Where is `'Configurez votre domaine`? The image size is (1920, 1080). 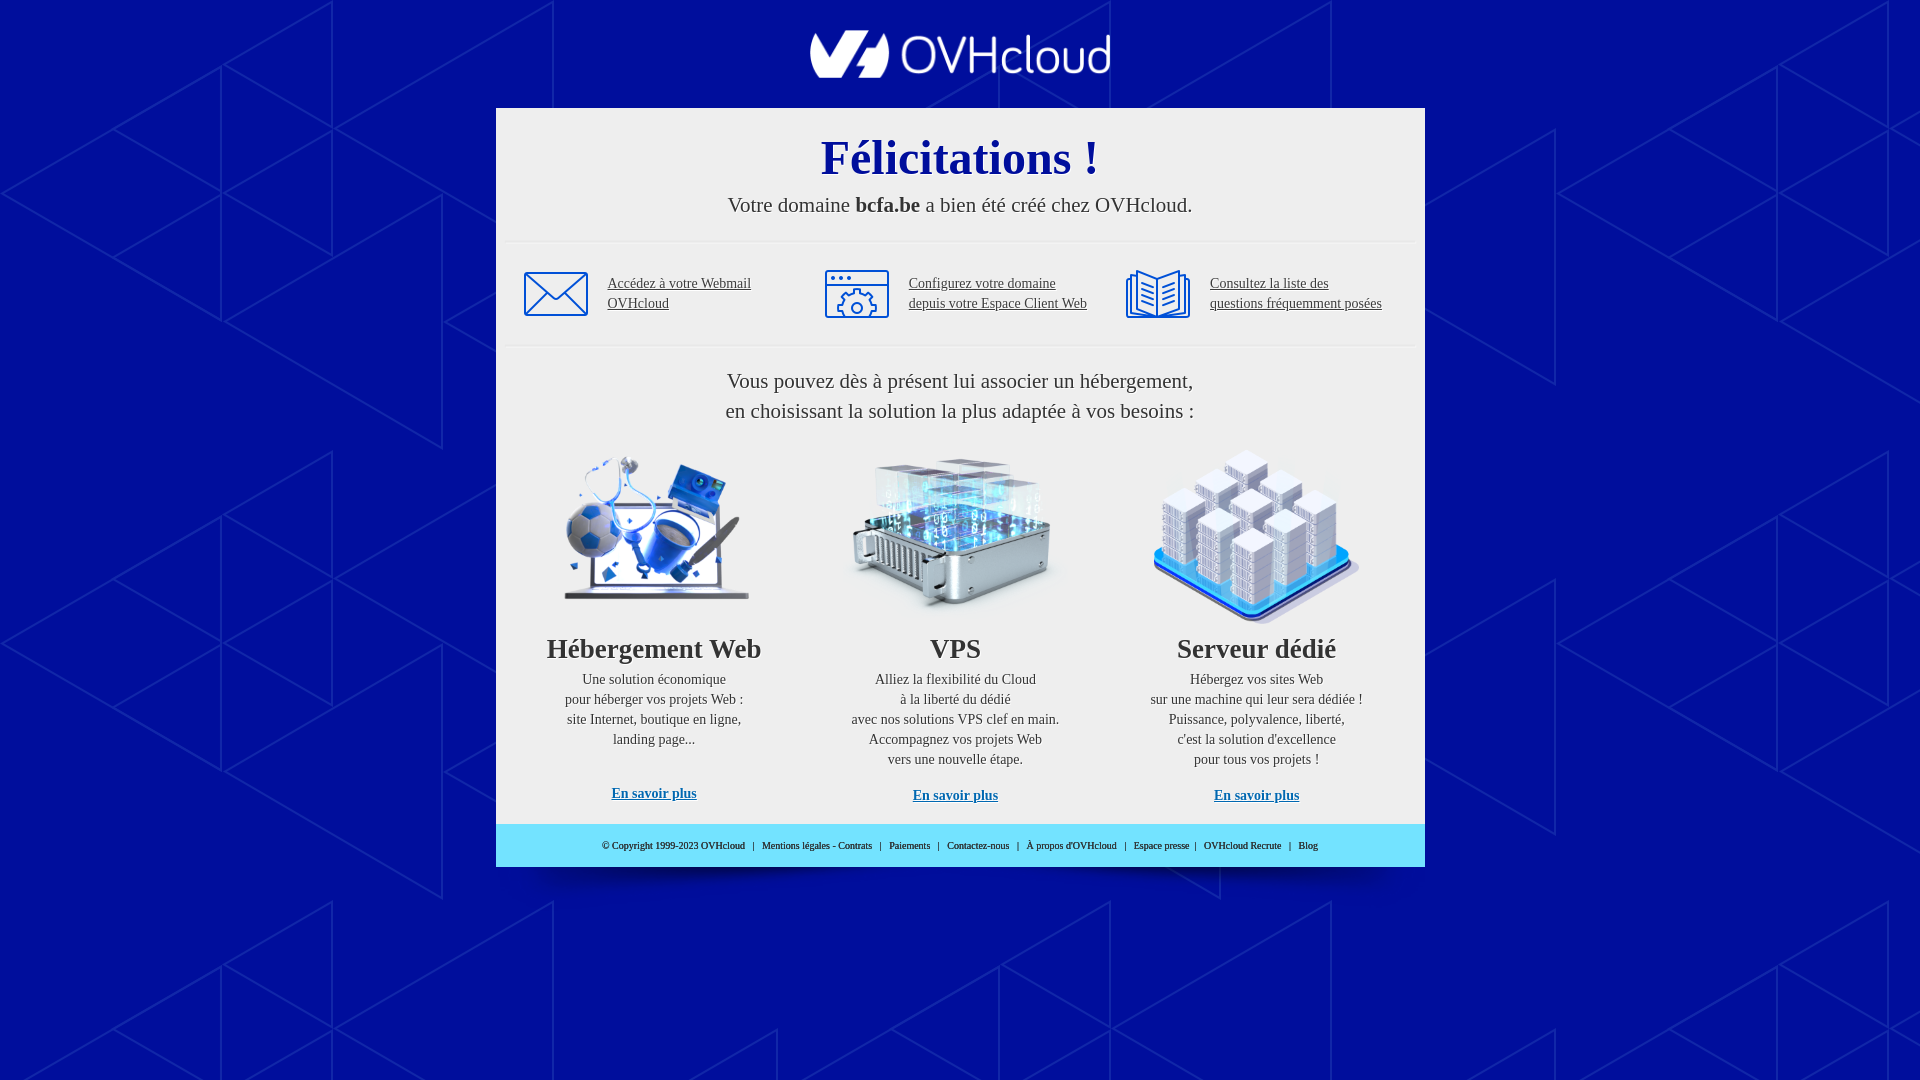 'Configurez votre domaine is located at coordinates (998, 293).